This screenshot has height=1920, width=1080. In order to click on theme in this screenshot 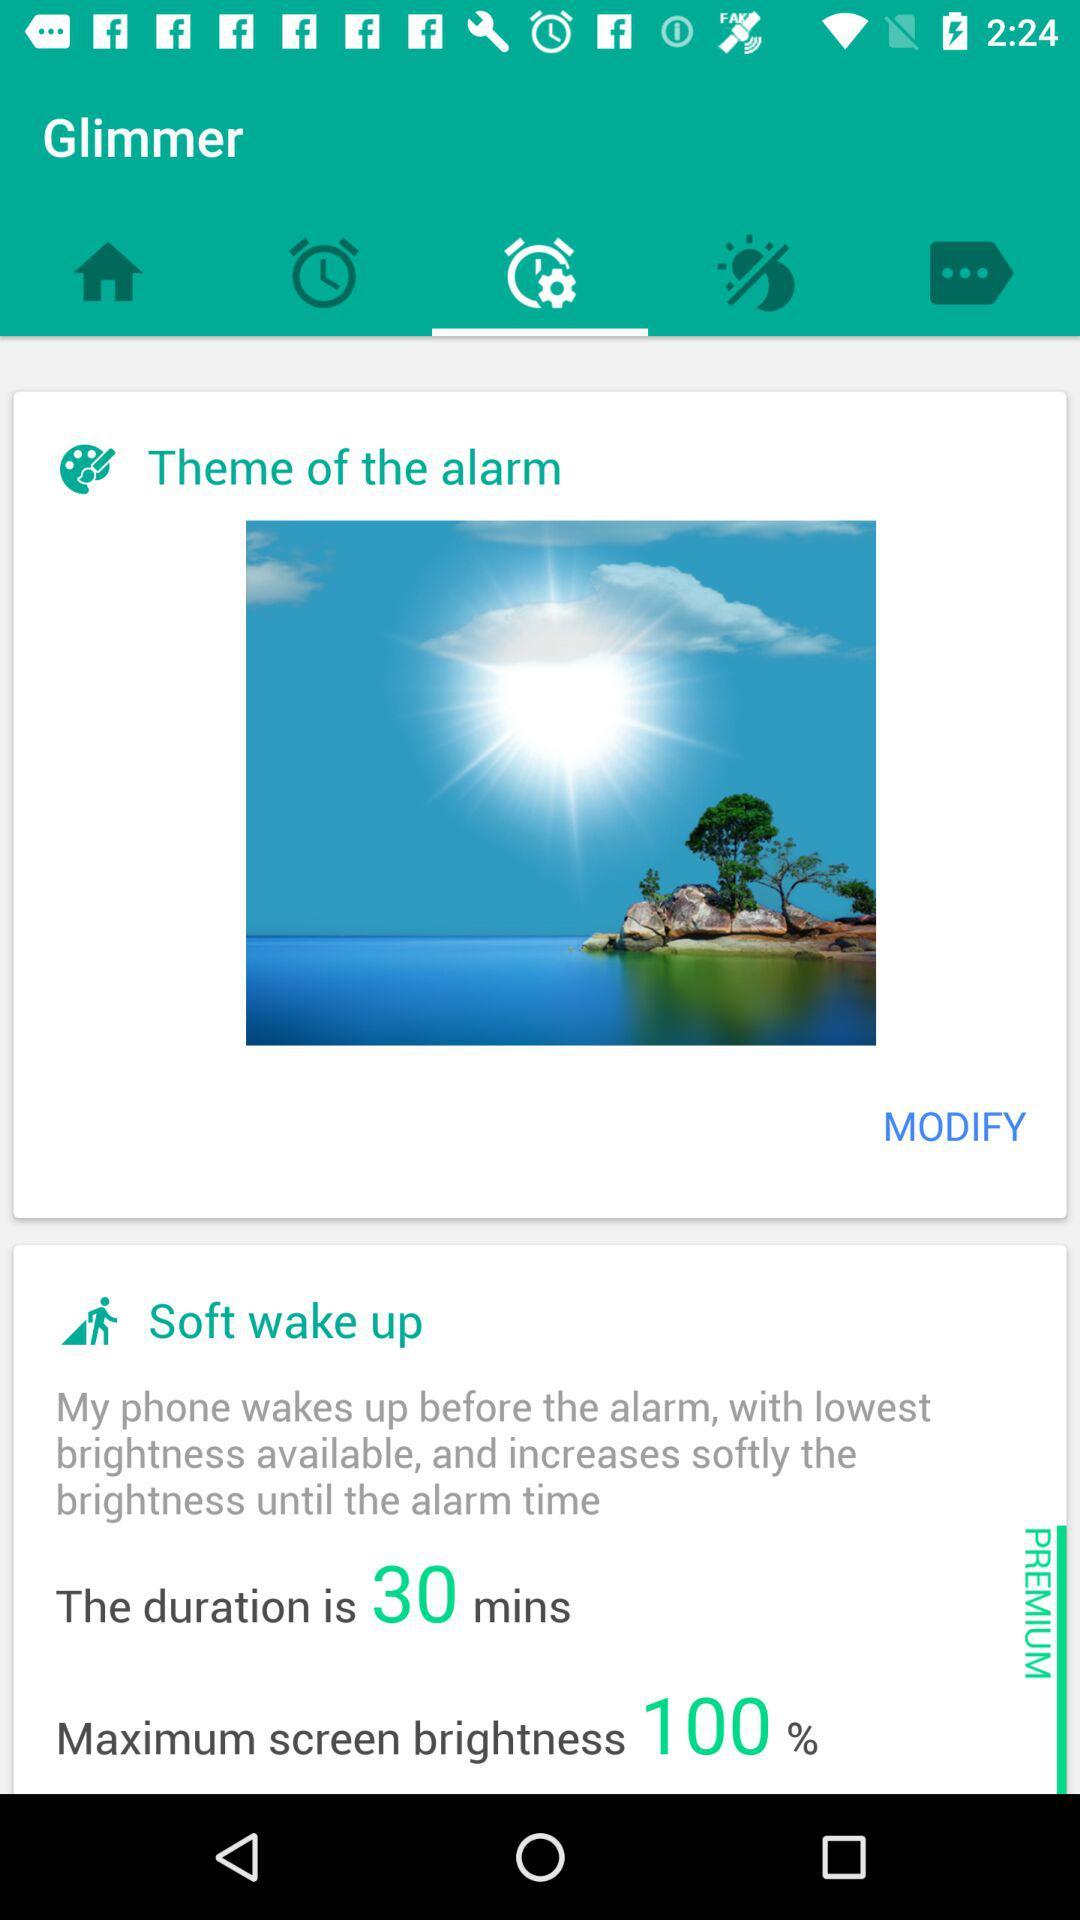, I will do `click(560, 781)`.